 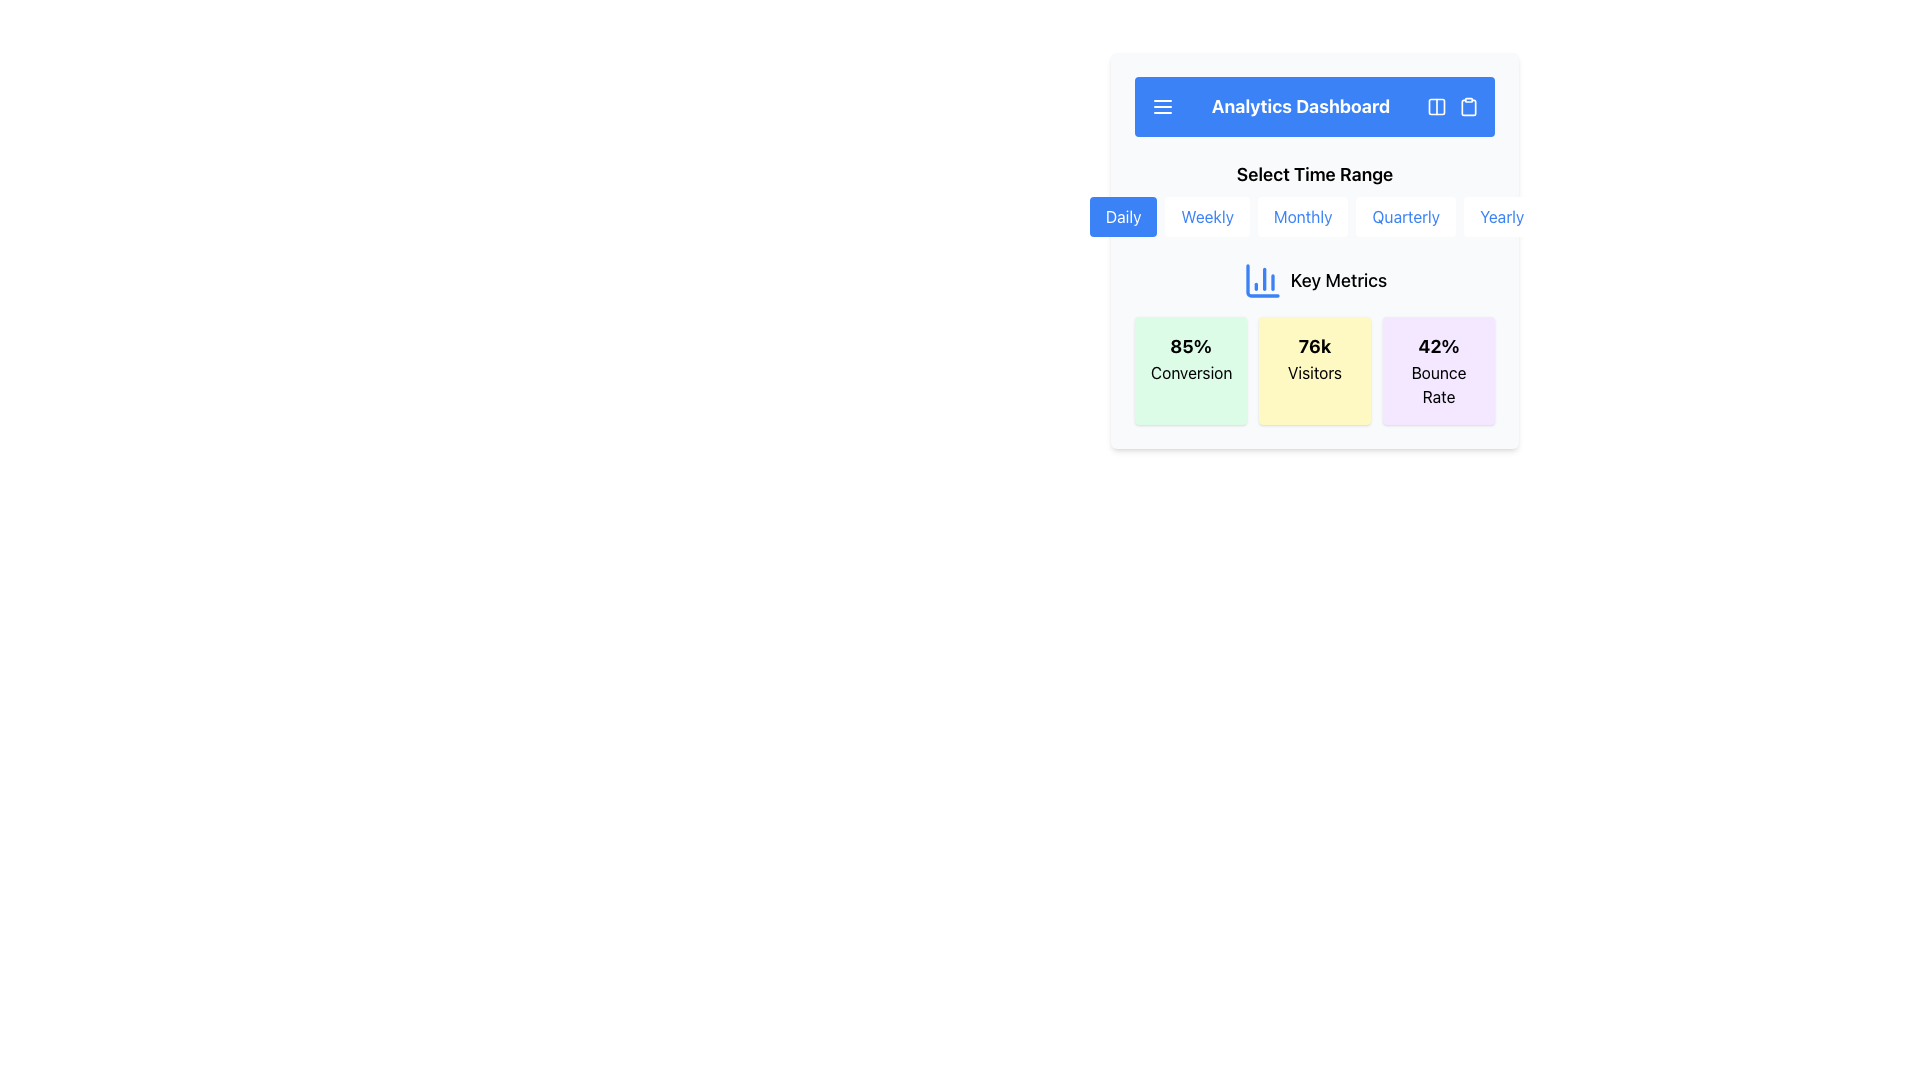 What do you see at coordinates (1315, 199) in the screenshot?
I see `keyboard navigation` at bounding box center [1315, 199].